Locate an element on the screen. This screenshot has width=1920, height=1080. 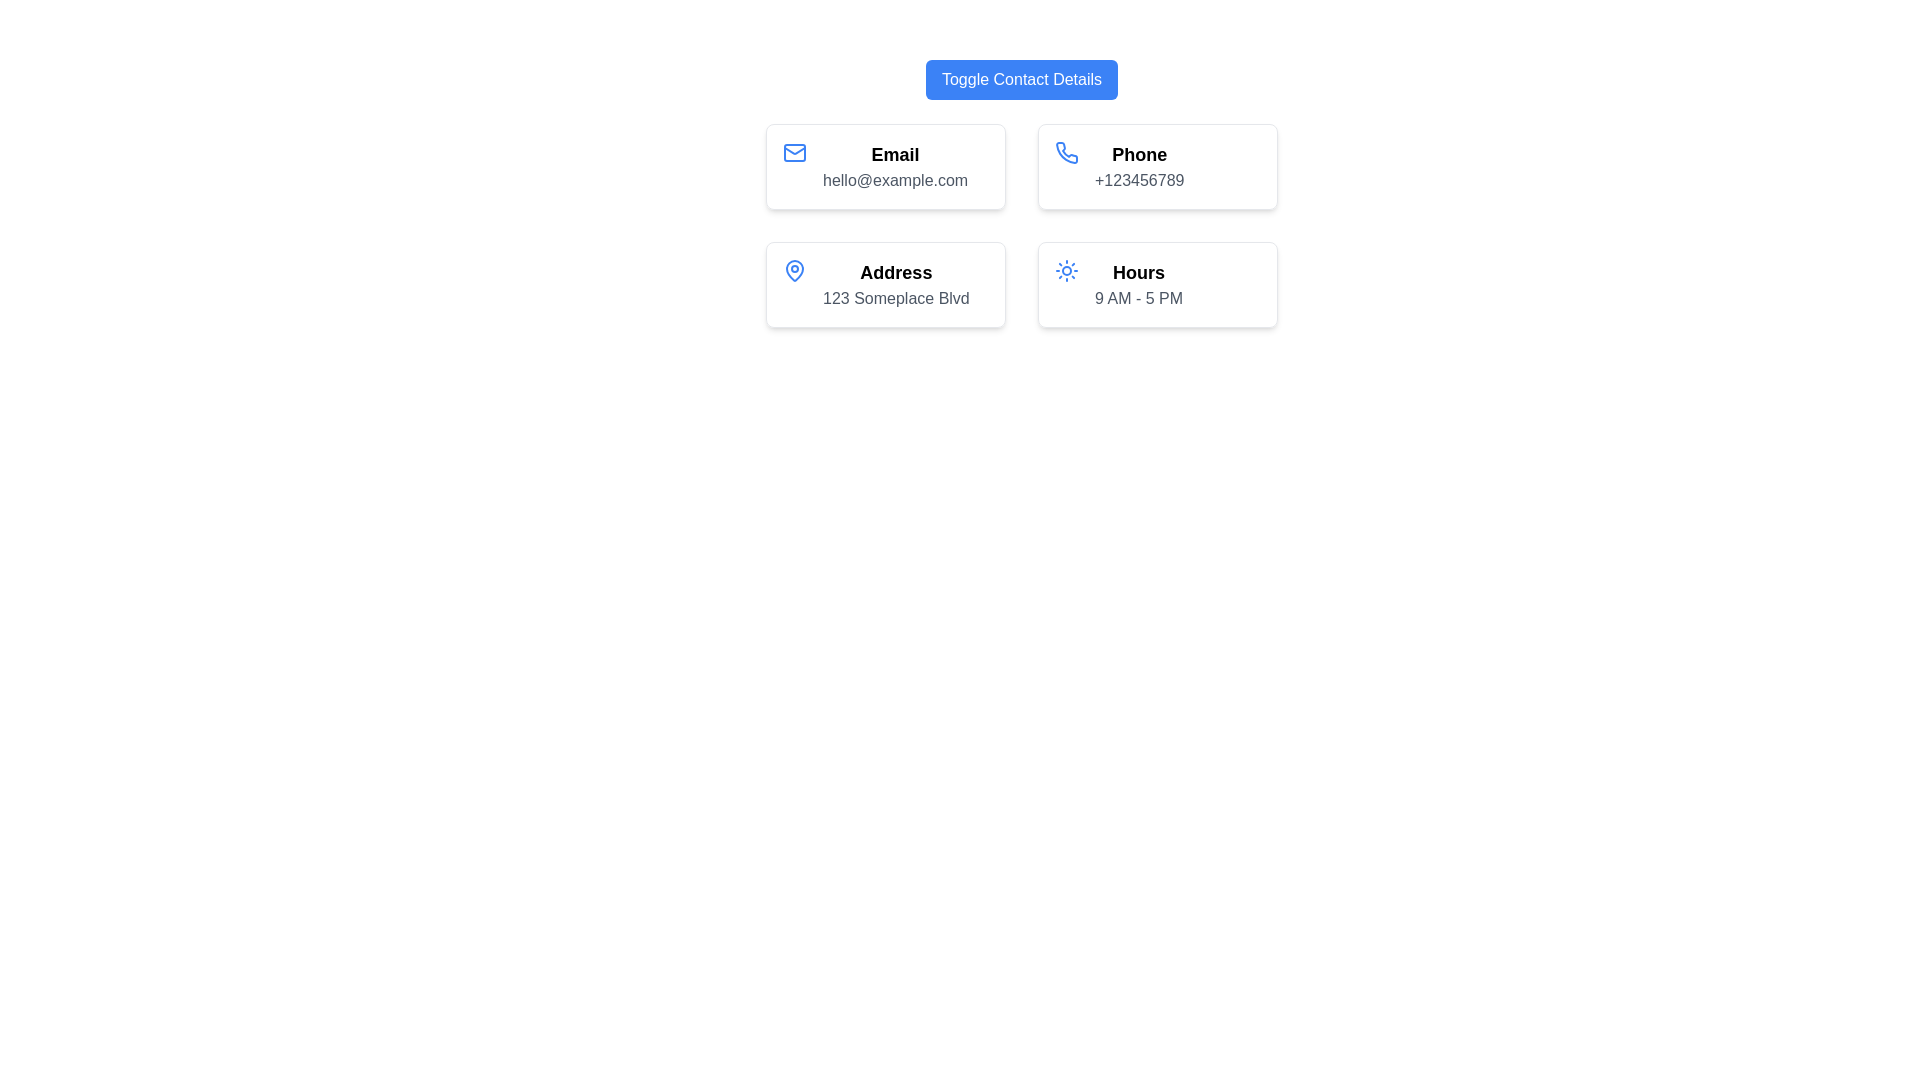
the 'Hours' icon located in the bottom right card of the layout, which visually represents the concept of 'Hours' or time is located at coordinates (1065, 285).